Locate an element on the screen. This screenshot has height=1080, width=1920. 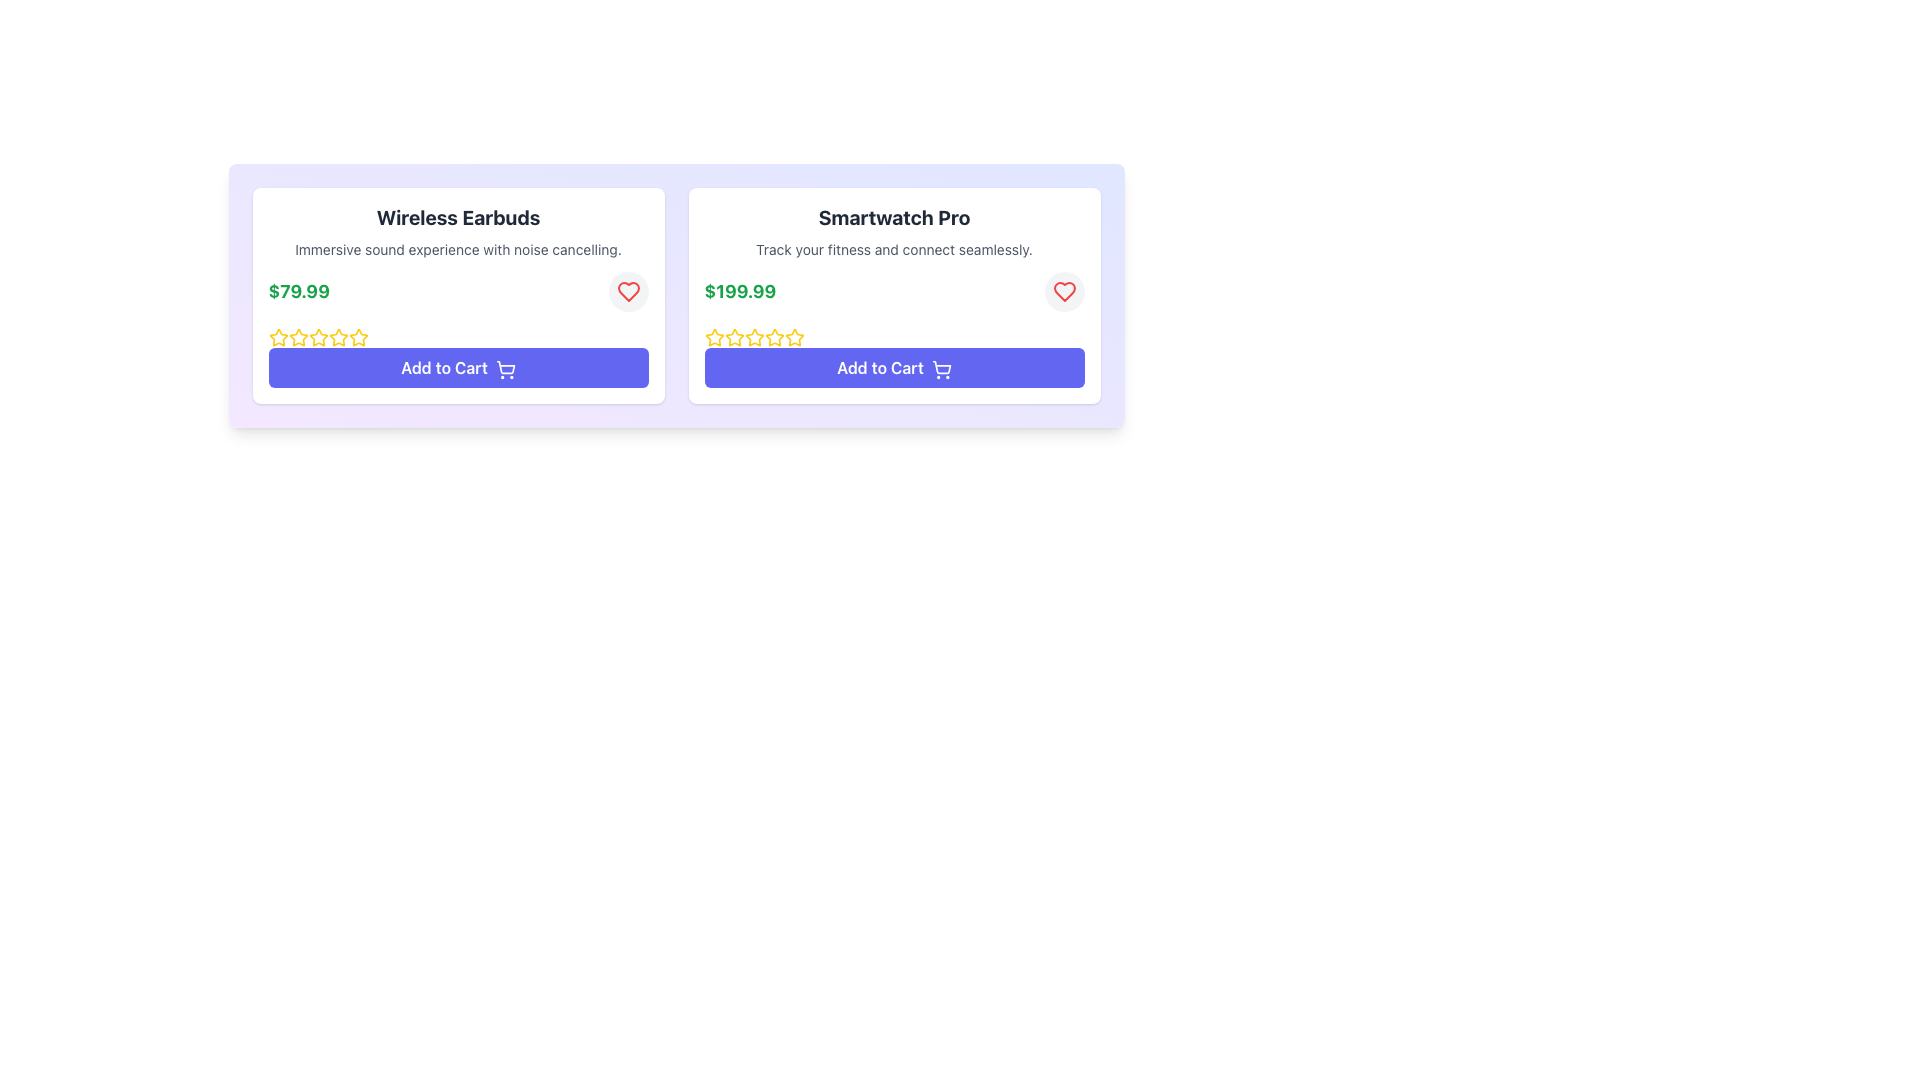
the favorite button located at the top-right corner of the product card, adjacent to the green price text of $79.99, to mark the item as favorite is located at coordinates (627, 292).